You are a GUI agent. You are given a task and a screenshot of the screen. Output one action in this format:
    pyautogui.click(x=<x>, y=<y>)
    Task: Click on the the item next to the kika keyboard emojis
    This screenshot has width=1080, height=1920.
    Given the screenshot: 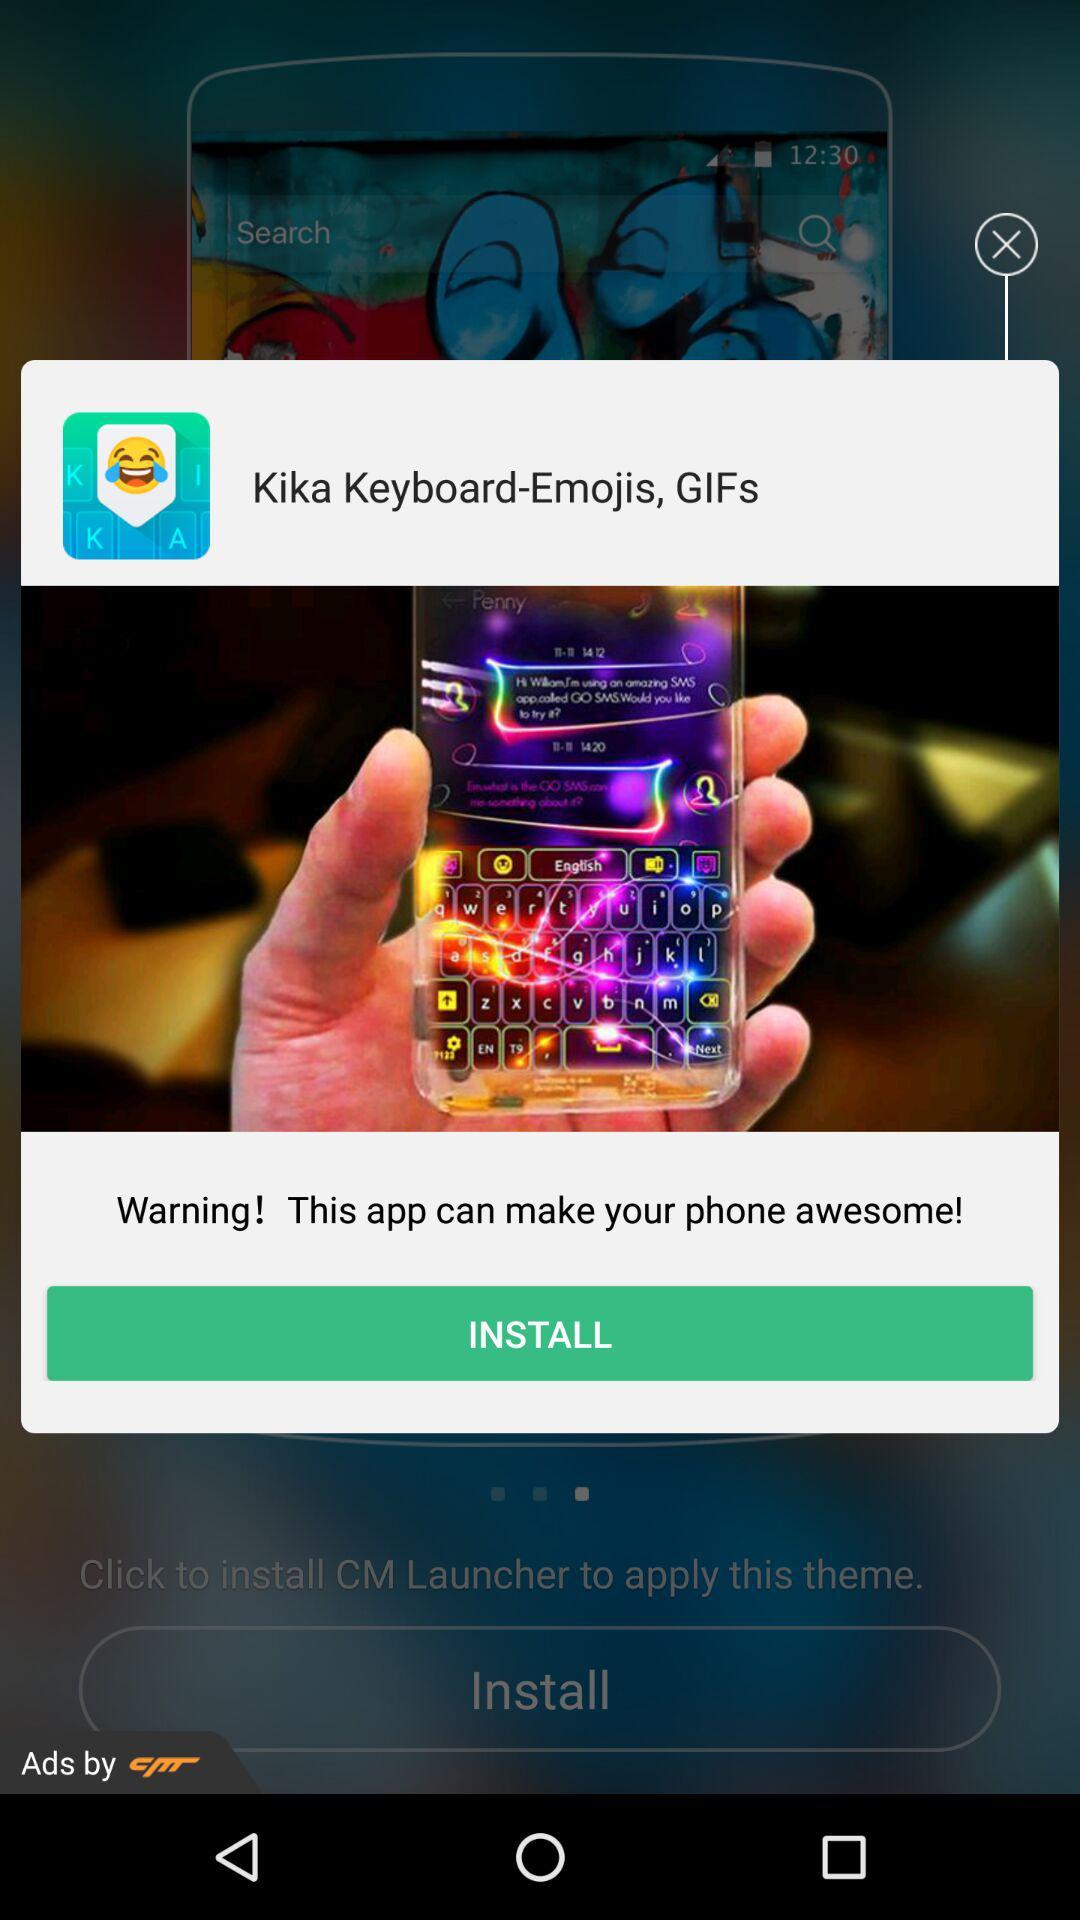 What is the action you would take?
    pyautogui.click(x=135, y=485)
    